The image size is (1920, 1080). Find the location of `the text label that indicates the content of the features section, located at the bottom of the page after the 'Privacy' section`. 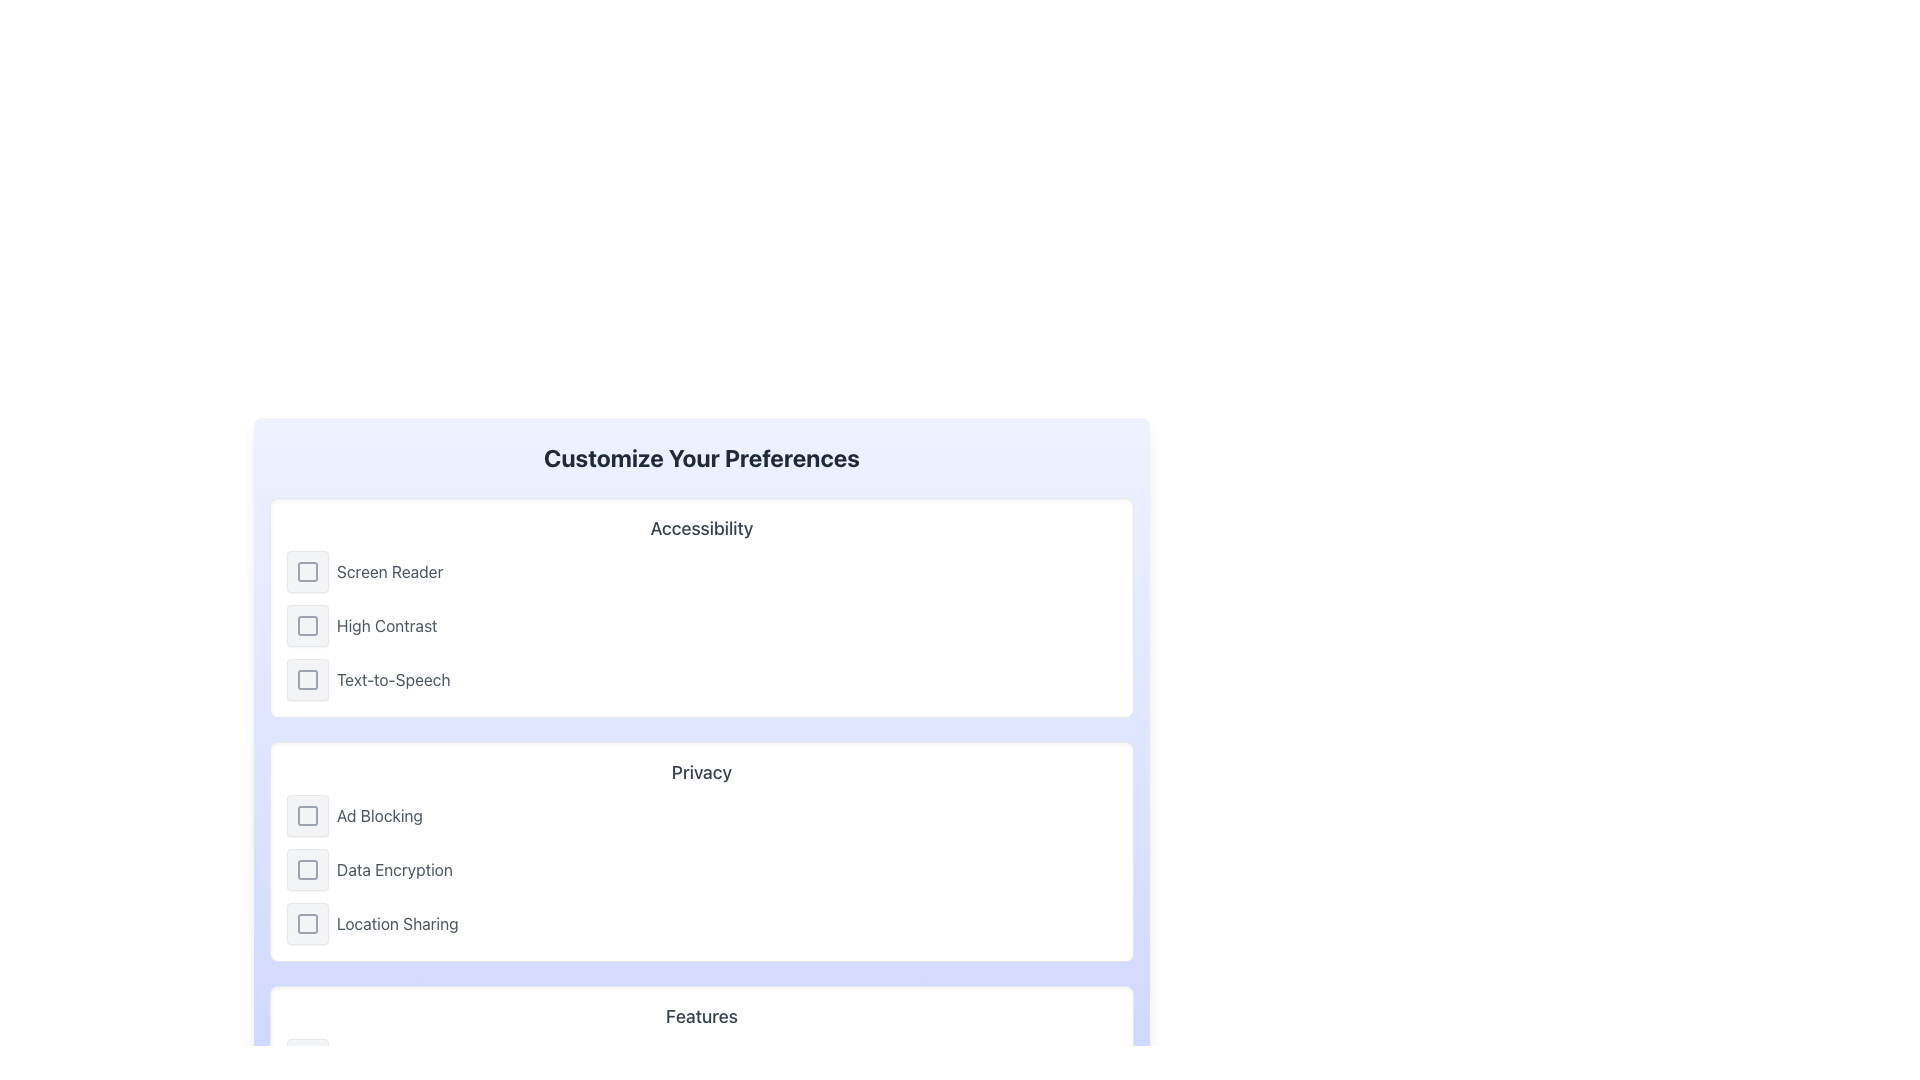

the text label that indicates the content of the features section, located at the bottom of the page after the 'Privacy' section is located at coordinates (701, 1017).